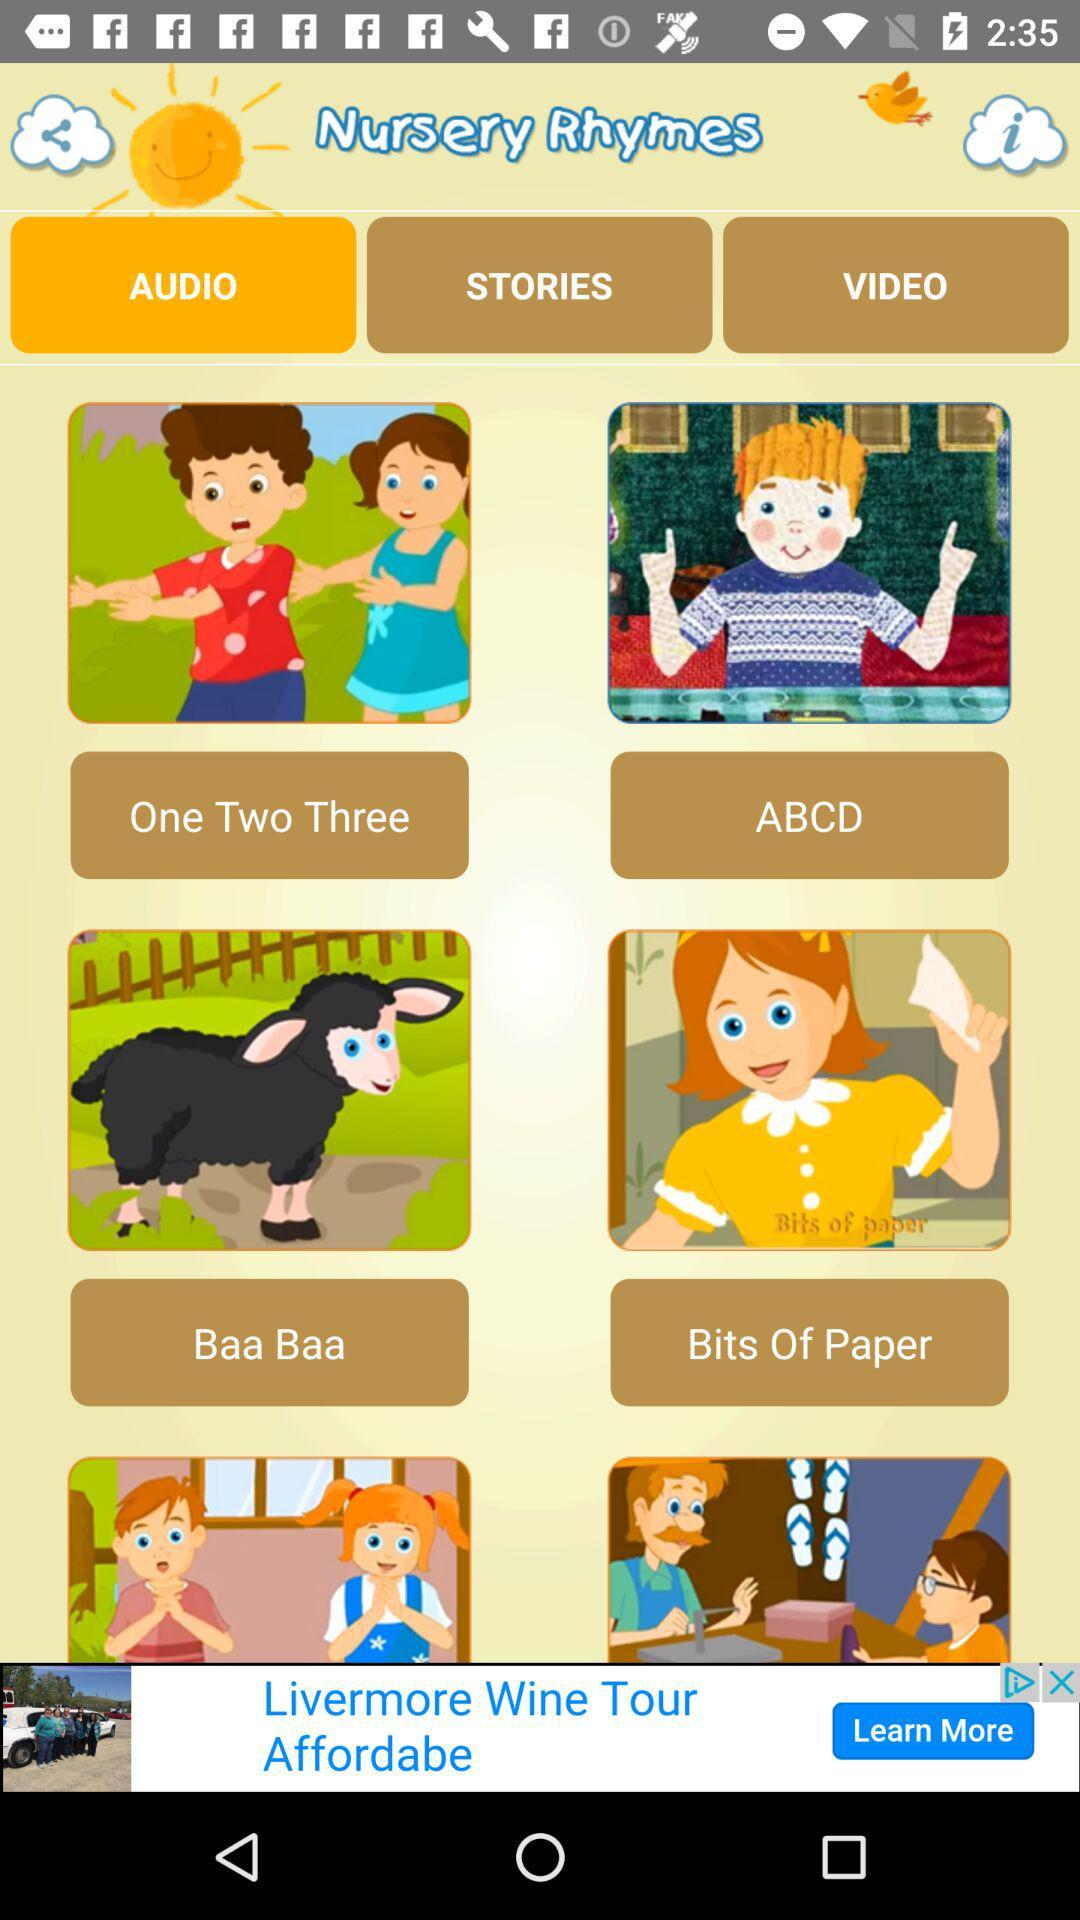 The image size is (1080, 1920). Describe the element at coordinates (1016, 135) in the screenshot. I see `more information` at that location.